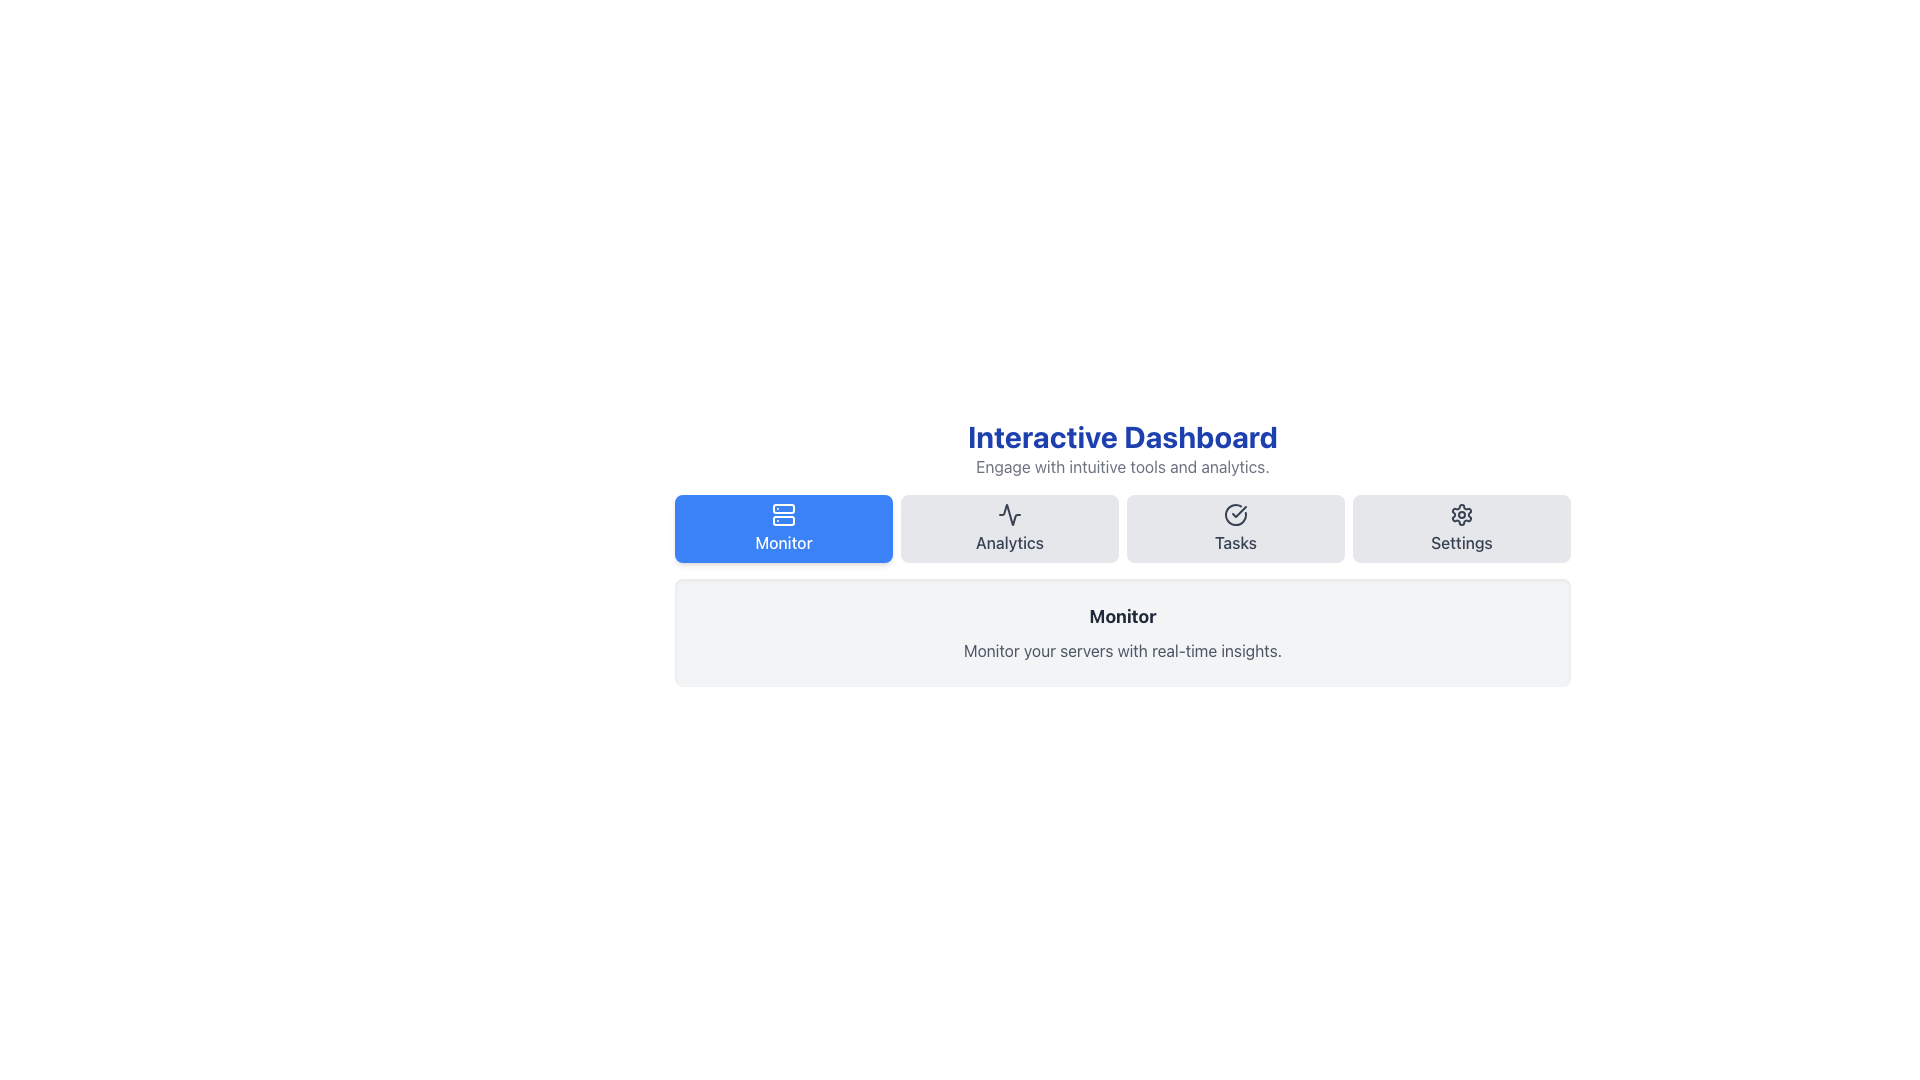  Describe the element at coordinates (1235, 527) in the screenshot. I see `the 'Tasks' button, which is the third button from the left in a row of four buttons` at that location.